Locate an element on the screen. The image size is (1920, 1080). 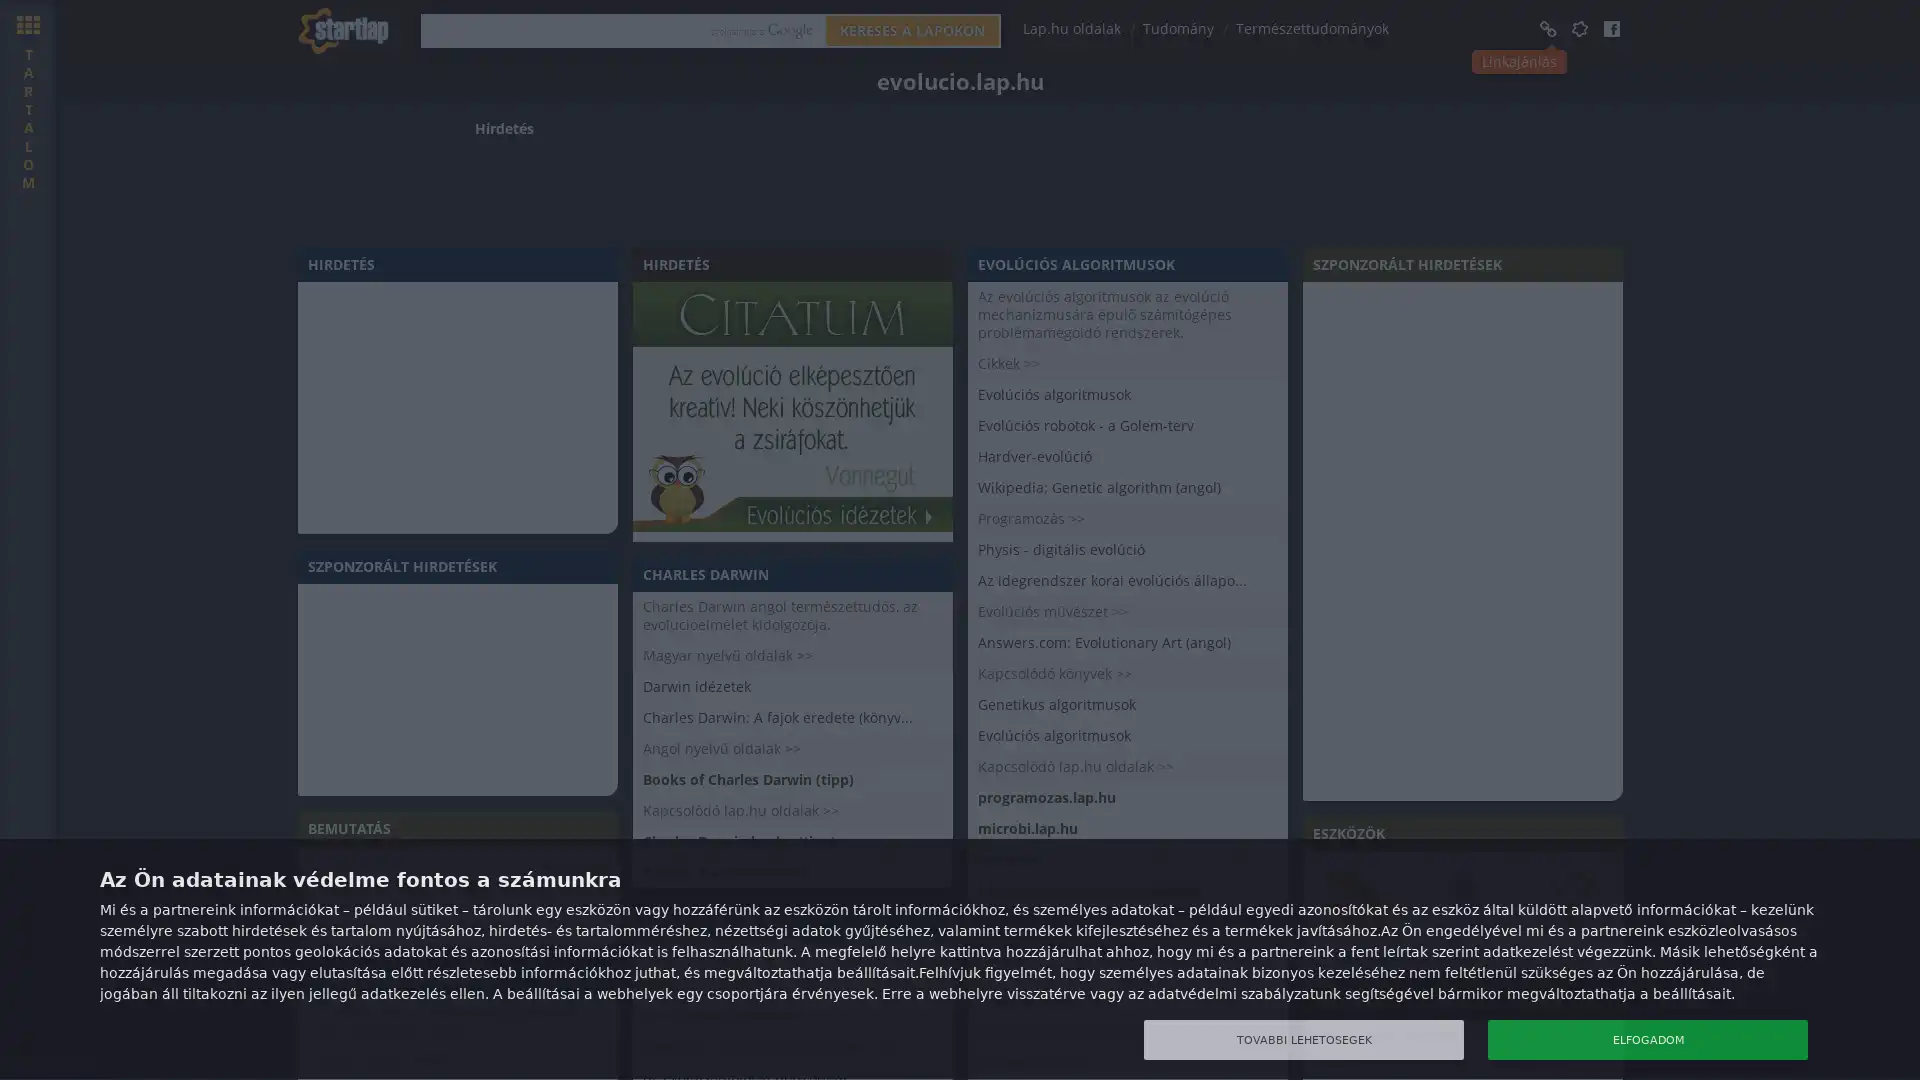
TOVABBI LEHETOSEGEK is located at coordinates (1304, 1039).